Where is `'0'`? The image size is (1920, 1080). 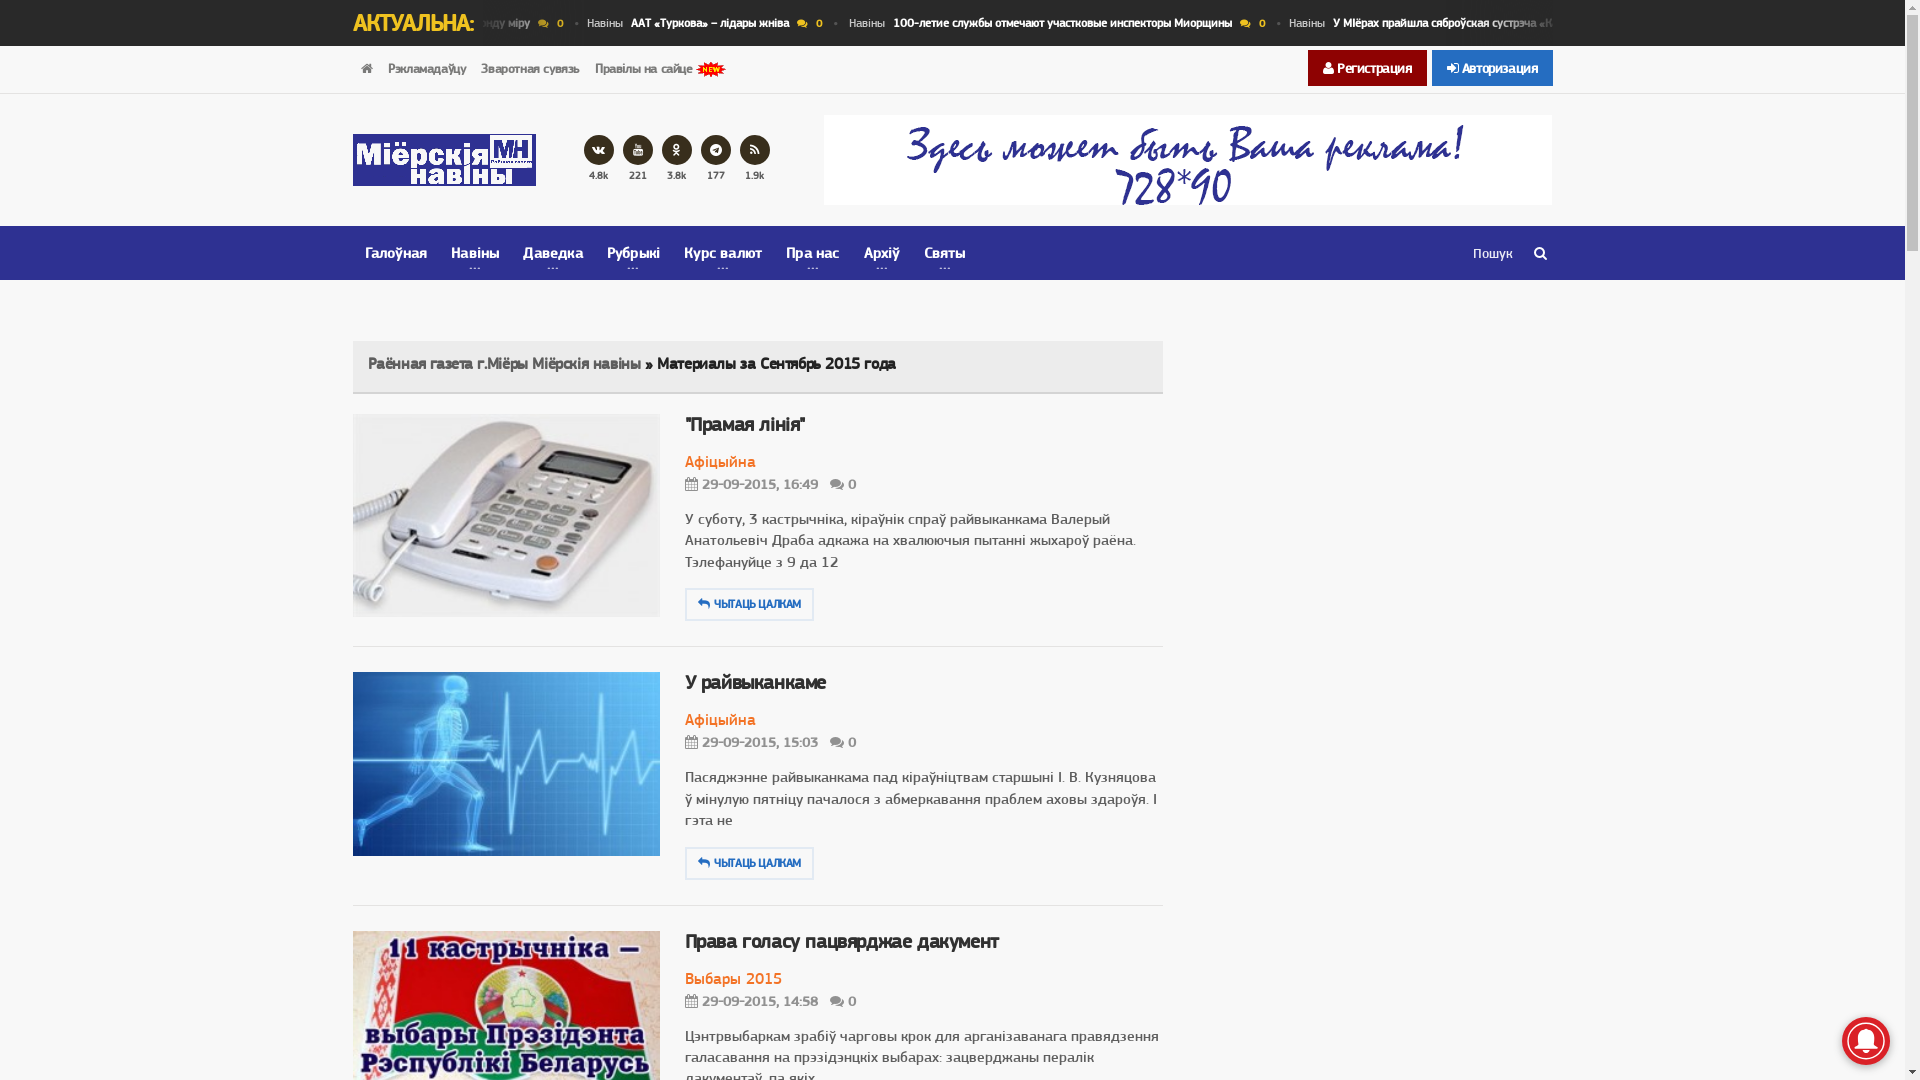
'0' is located at coordinates (999, 23).